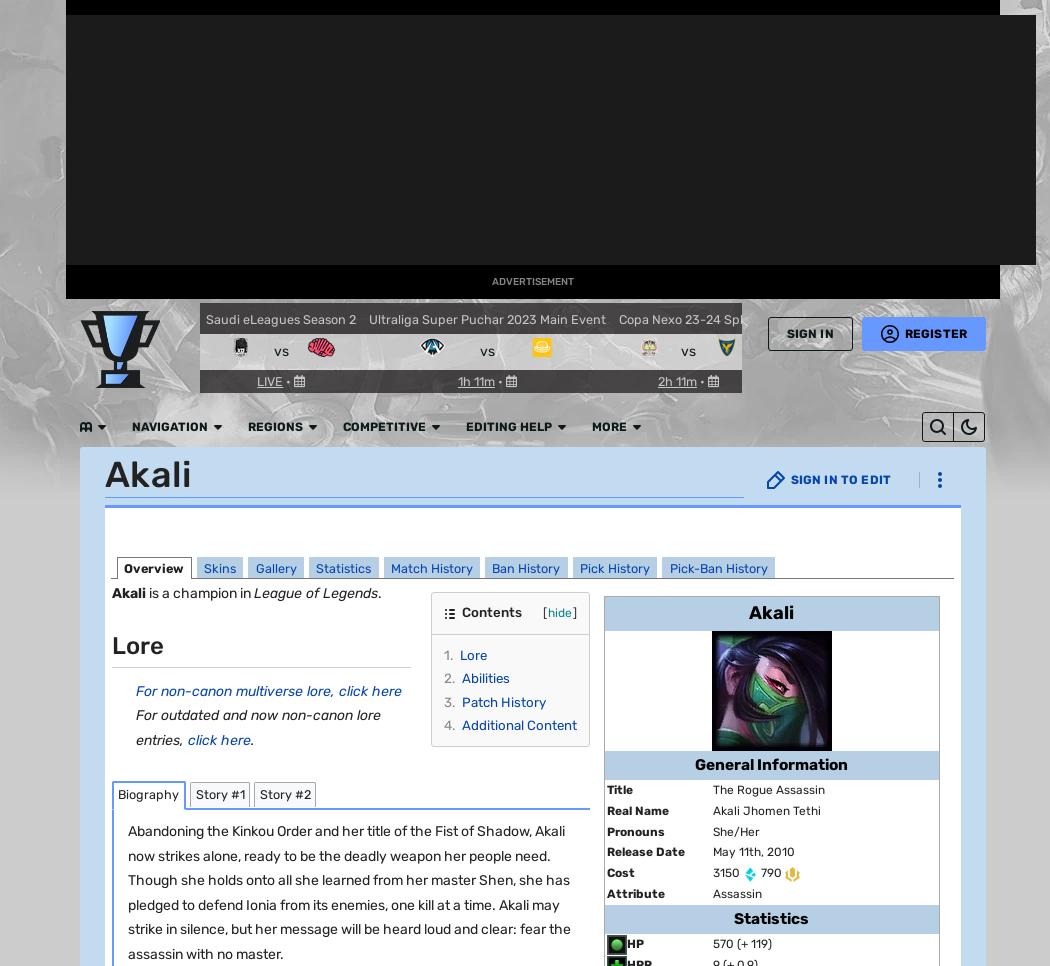 This screenshot has width=1050, height=966. I want to click on 'DAMAGE TYPE :', so click(203, 321).